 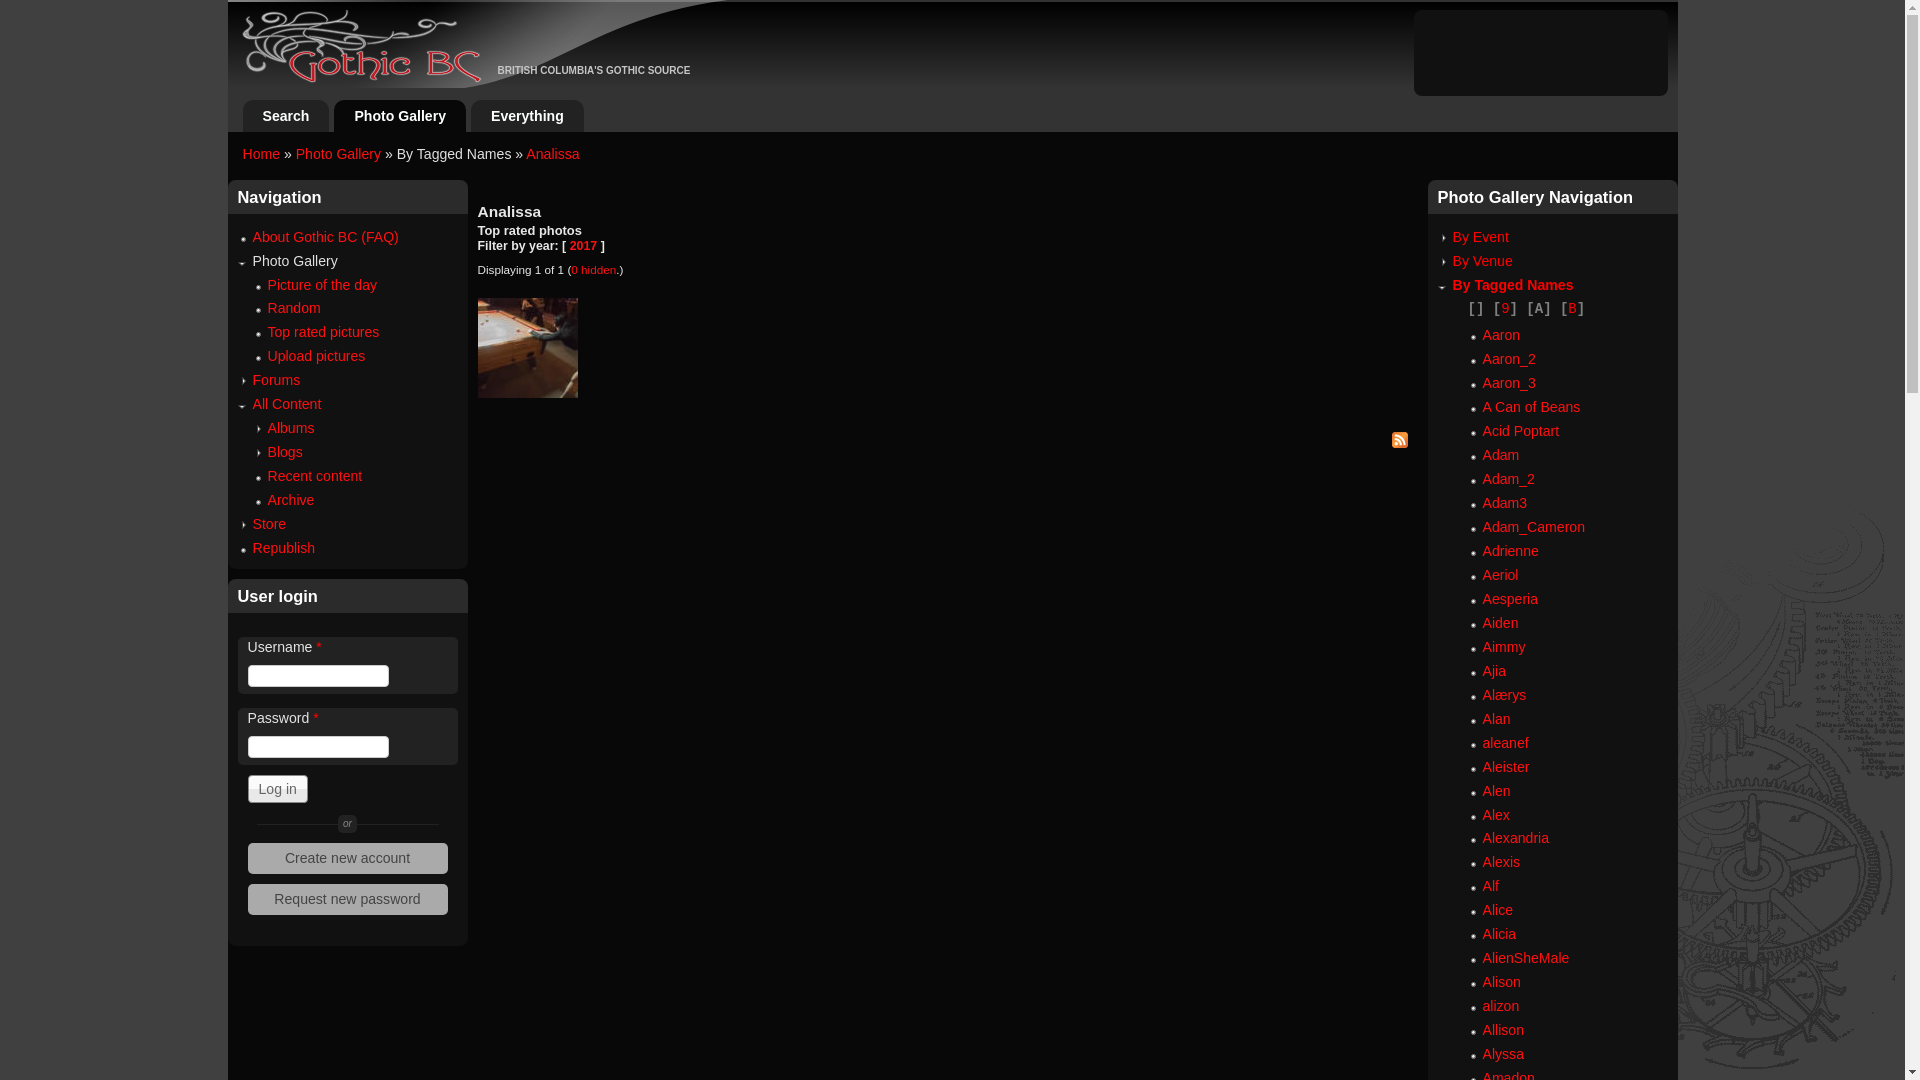 What do you see at coordinates (348, 857) in the screenshot?
I see `'Create new account'` at bounding box center [348, 857].